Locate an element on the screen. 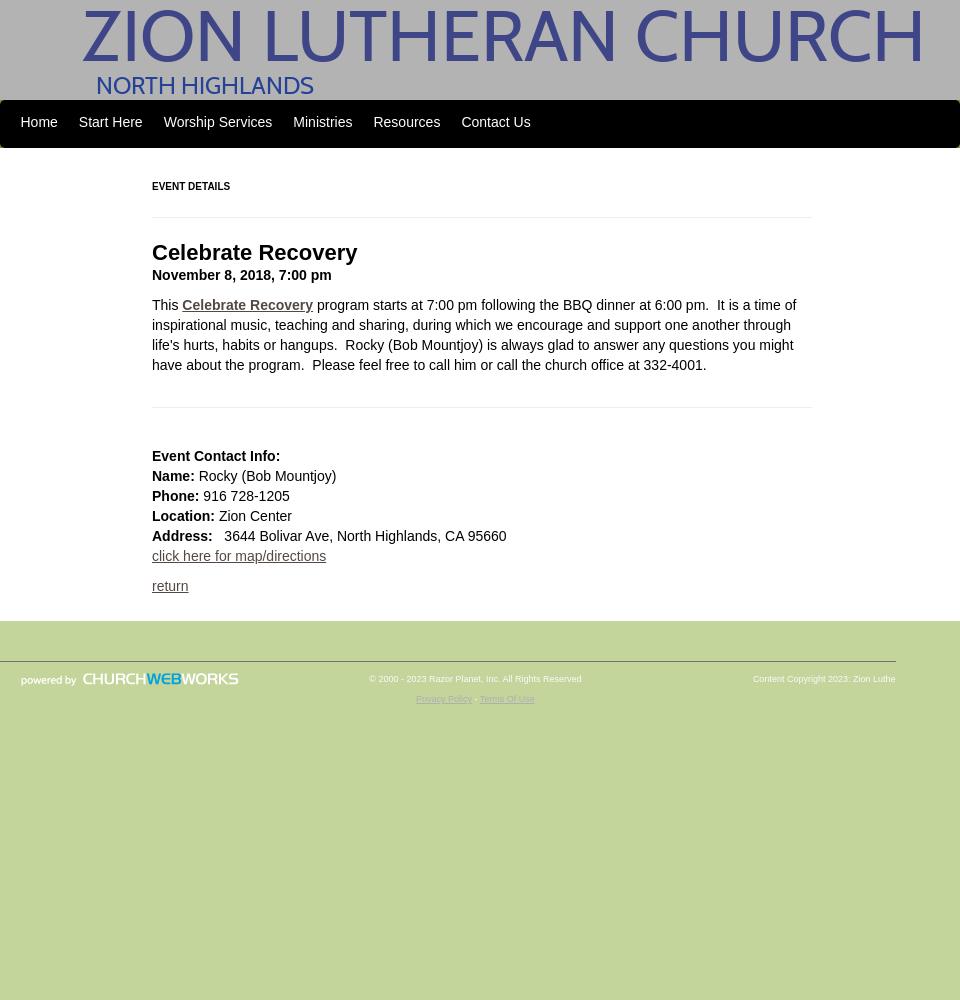 This screenshot has height=1000, width=960. 'EVENT DETAILS' is located at coordinates (150, 186).